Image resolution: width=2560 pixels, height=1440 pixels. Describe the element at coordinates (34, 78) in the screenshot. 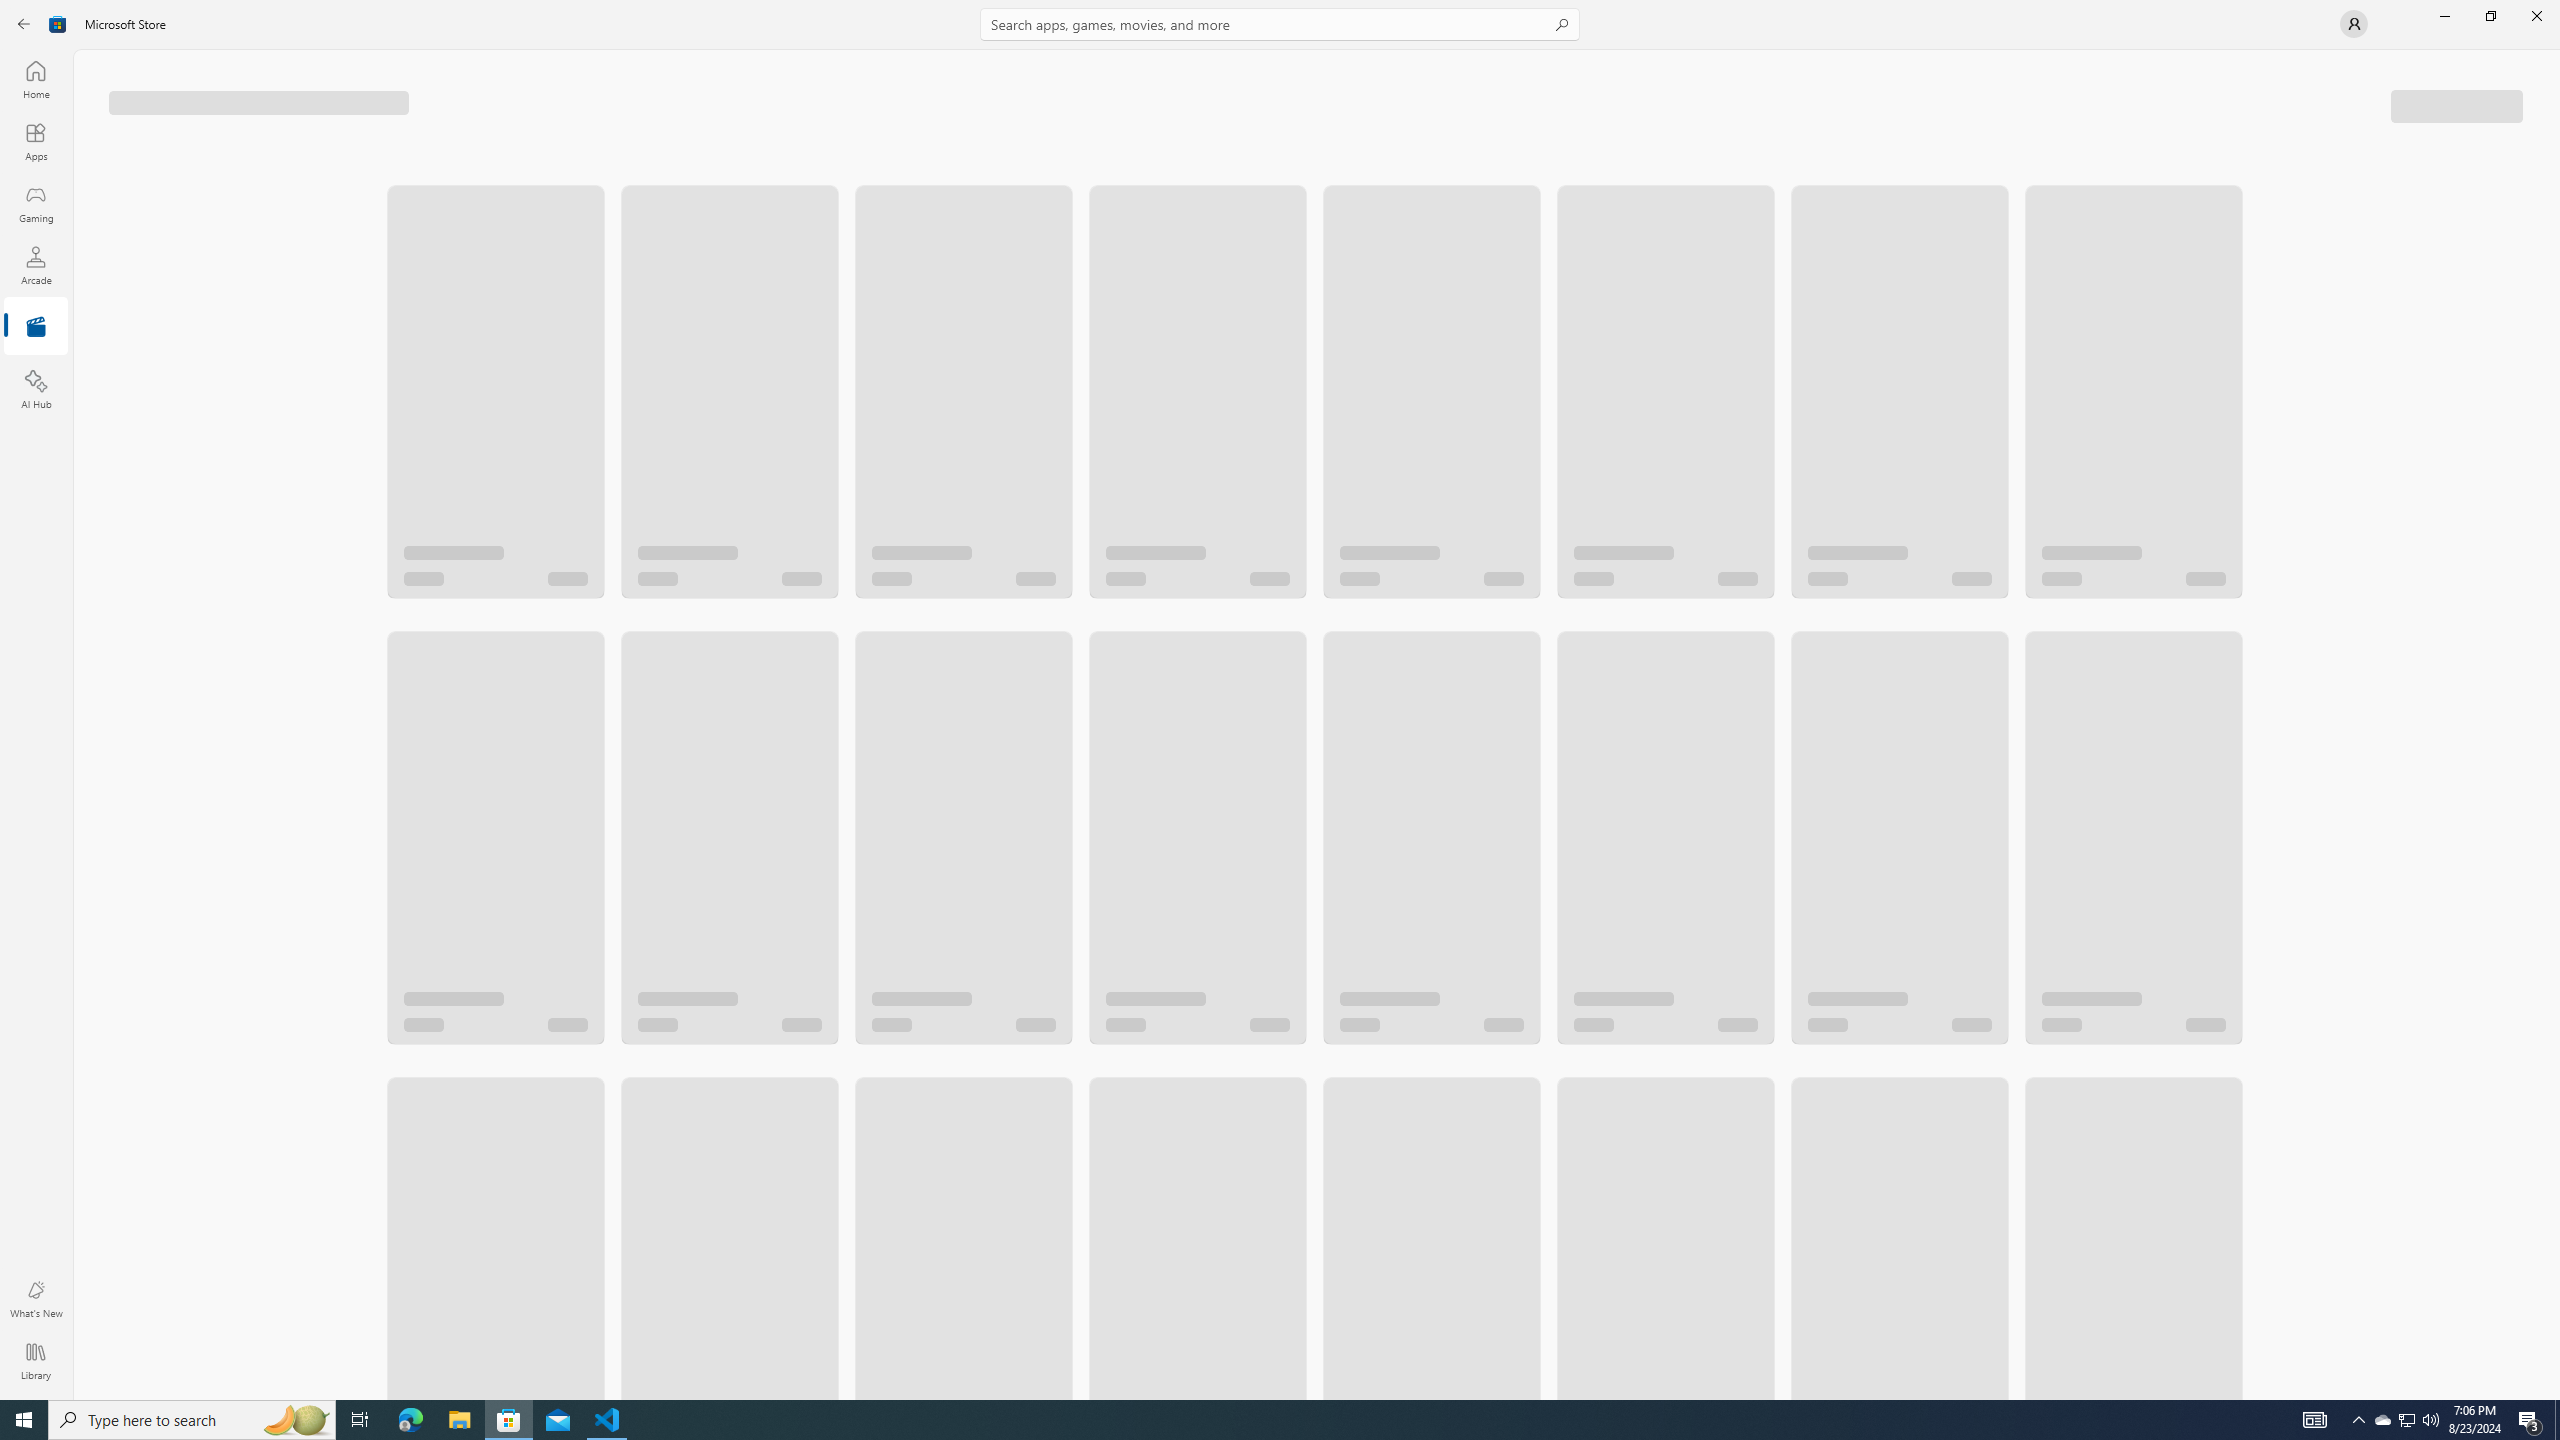

I see `'Home'` at that location.